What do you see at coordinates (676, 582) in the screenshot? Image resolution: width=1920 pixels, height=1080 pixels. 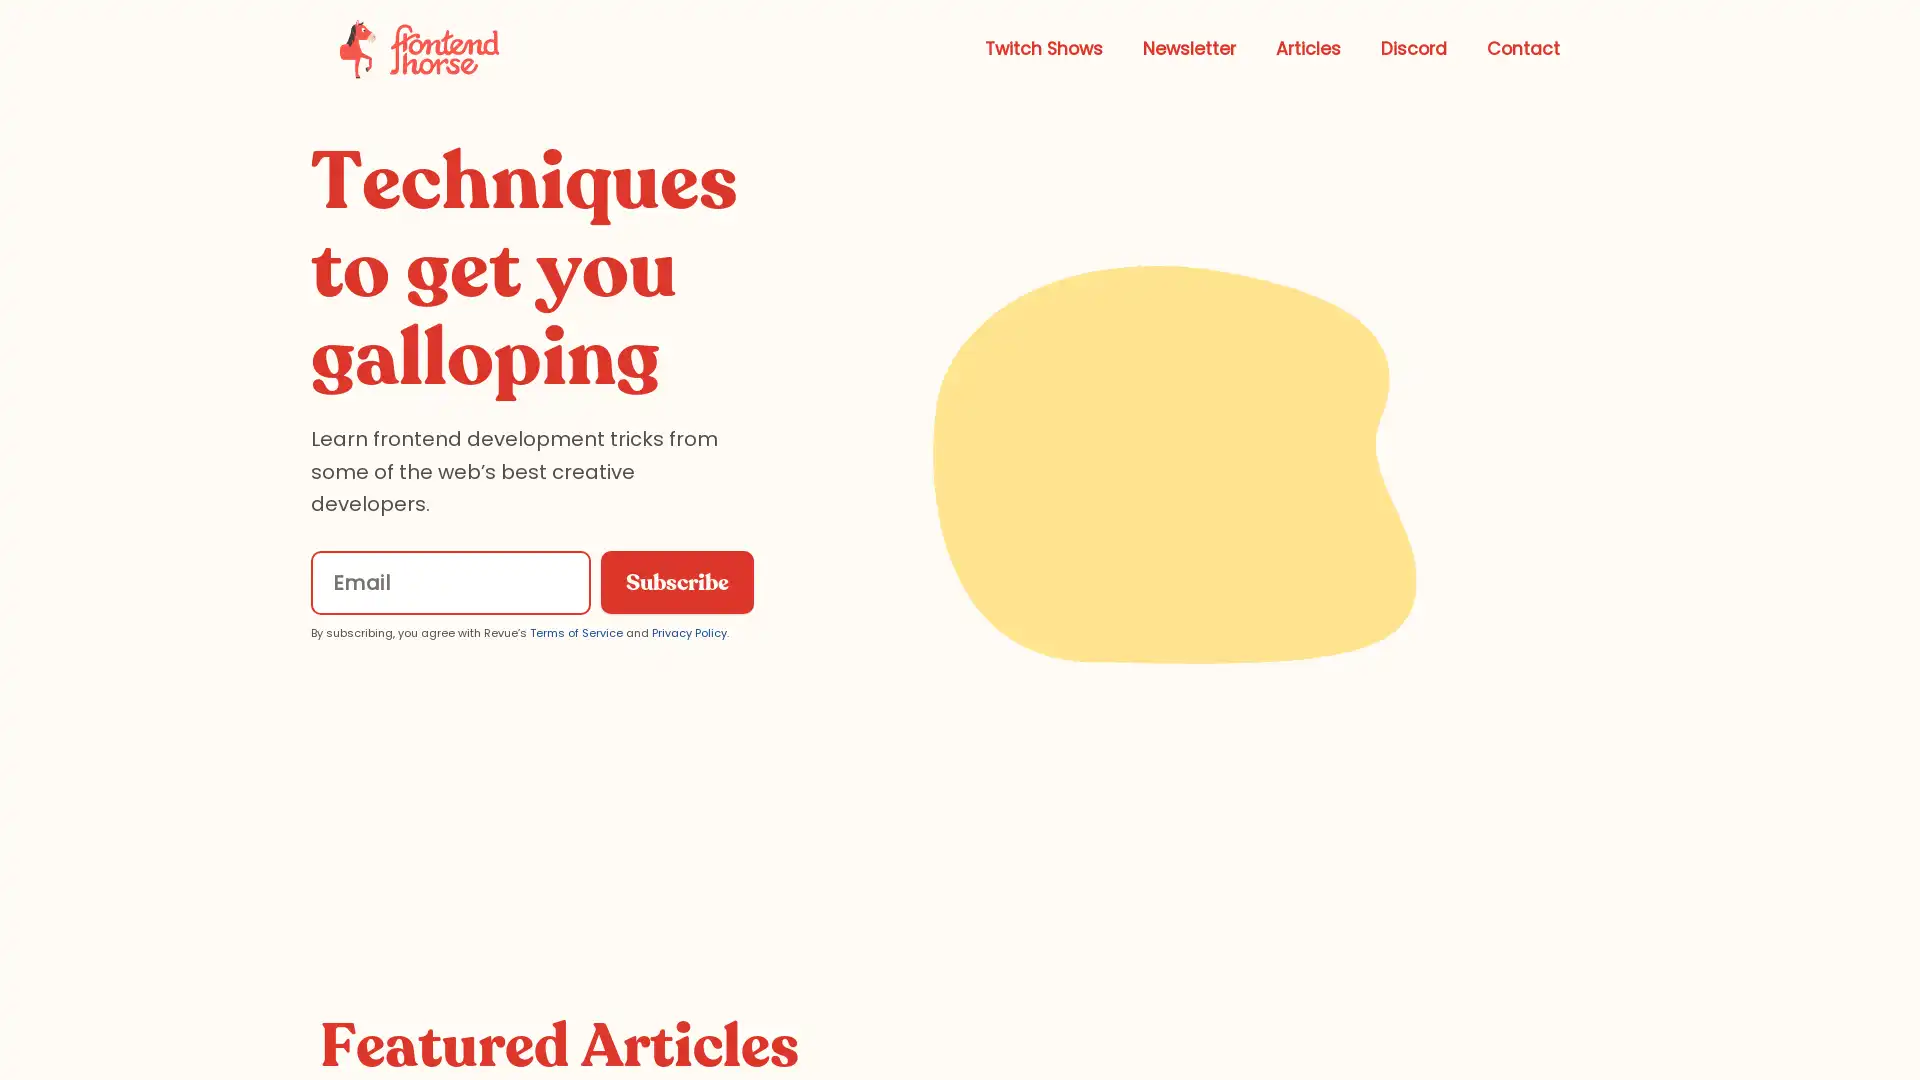 I see `Subscribe` at bounding box center [676, 582].